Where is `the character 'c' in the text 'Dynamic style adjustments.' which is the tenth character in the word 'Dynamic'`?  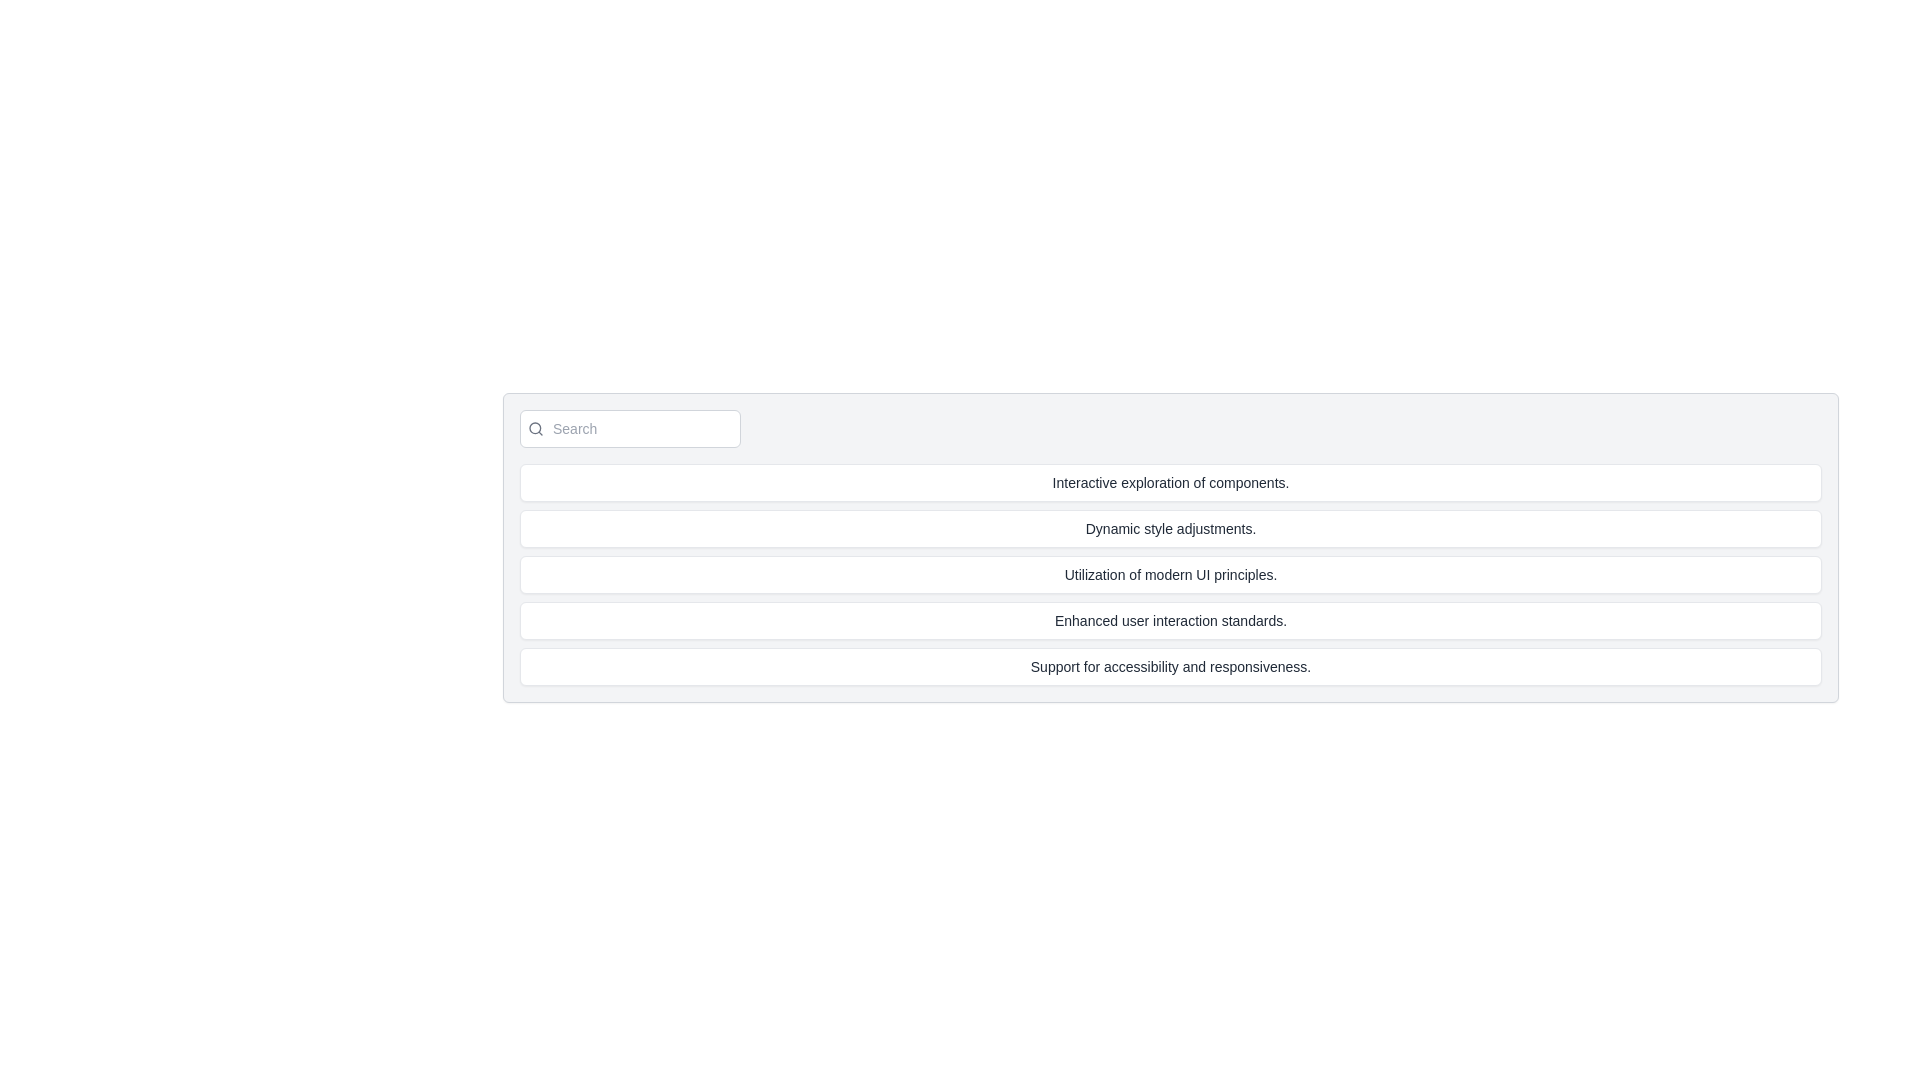 the character 'c' in the text 'Dynamic style adjustments.' which is the tenth character in the word 'Dynamic' is located at coordinates (1136, 527).